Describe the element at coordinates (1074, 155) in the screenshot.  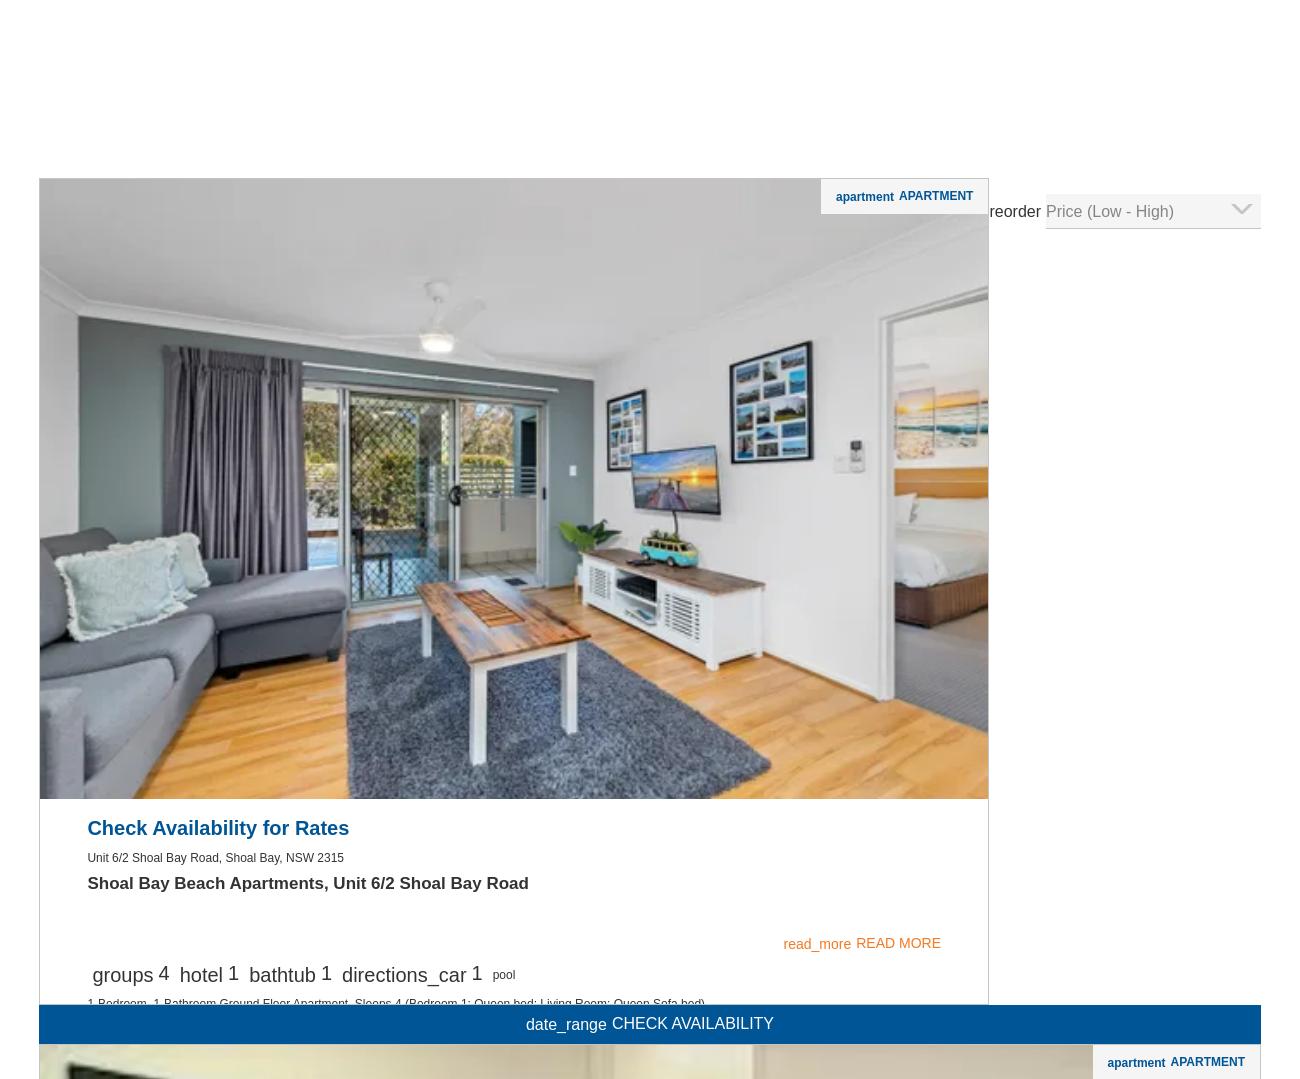
I see `'read_more'` at that location.